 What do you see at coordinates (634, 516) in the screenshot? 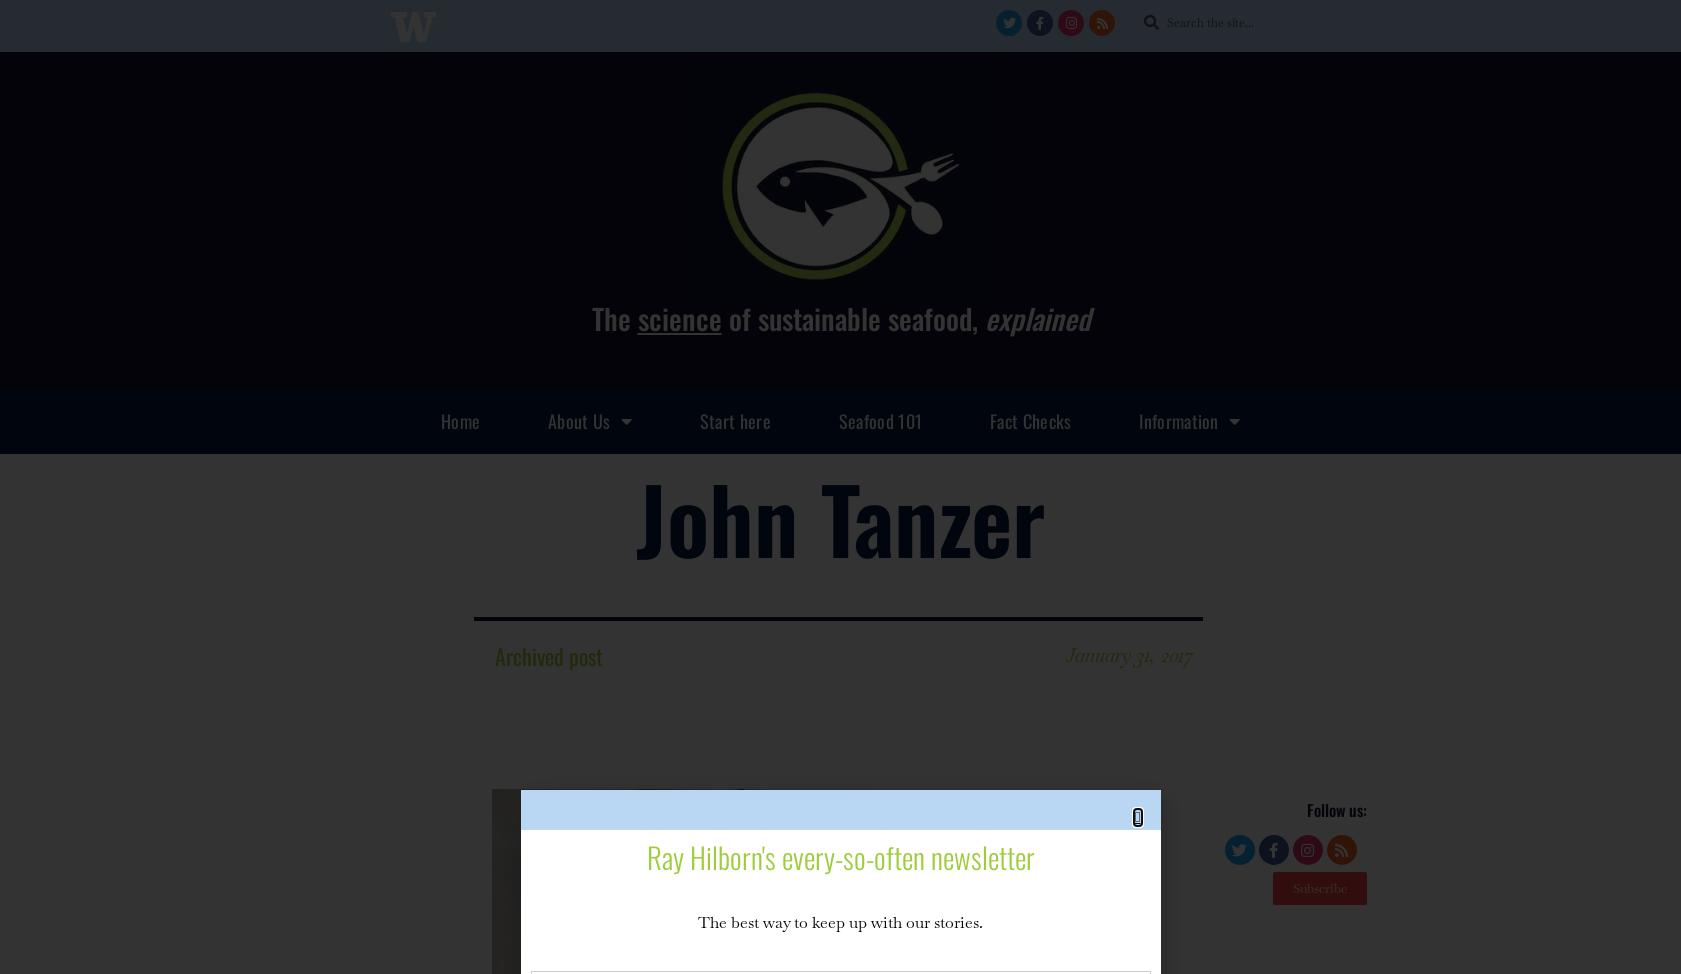
I see `'John Tanzer'` at bounding box center [634, 516].